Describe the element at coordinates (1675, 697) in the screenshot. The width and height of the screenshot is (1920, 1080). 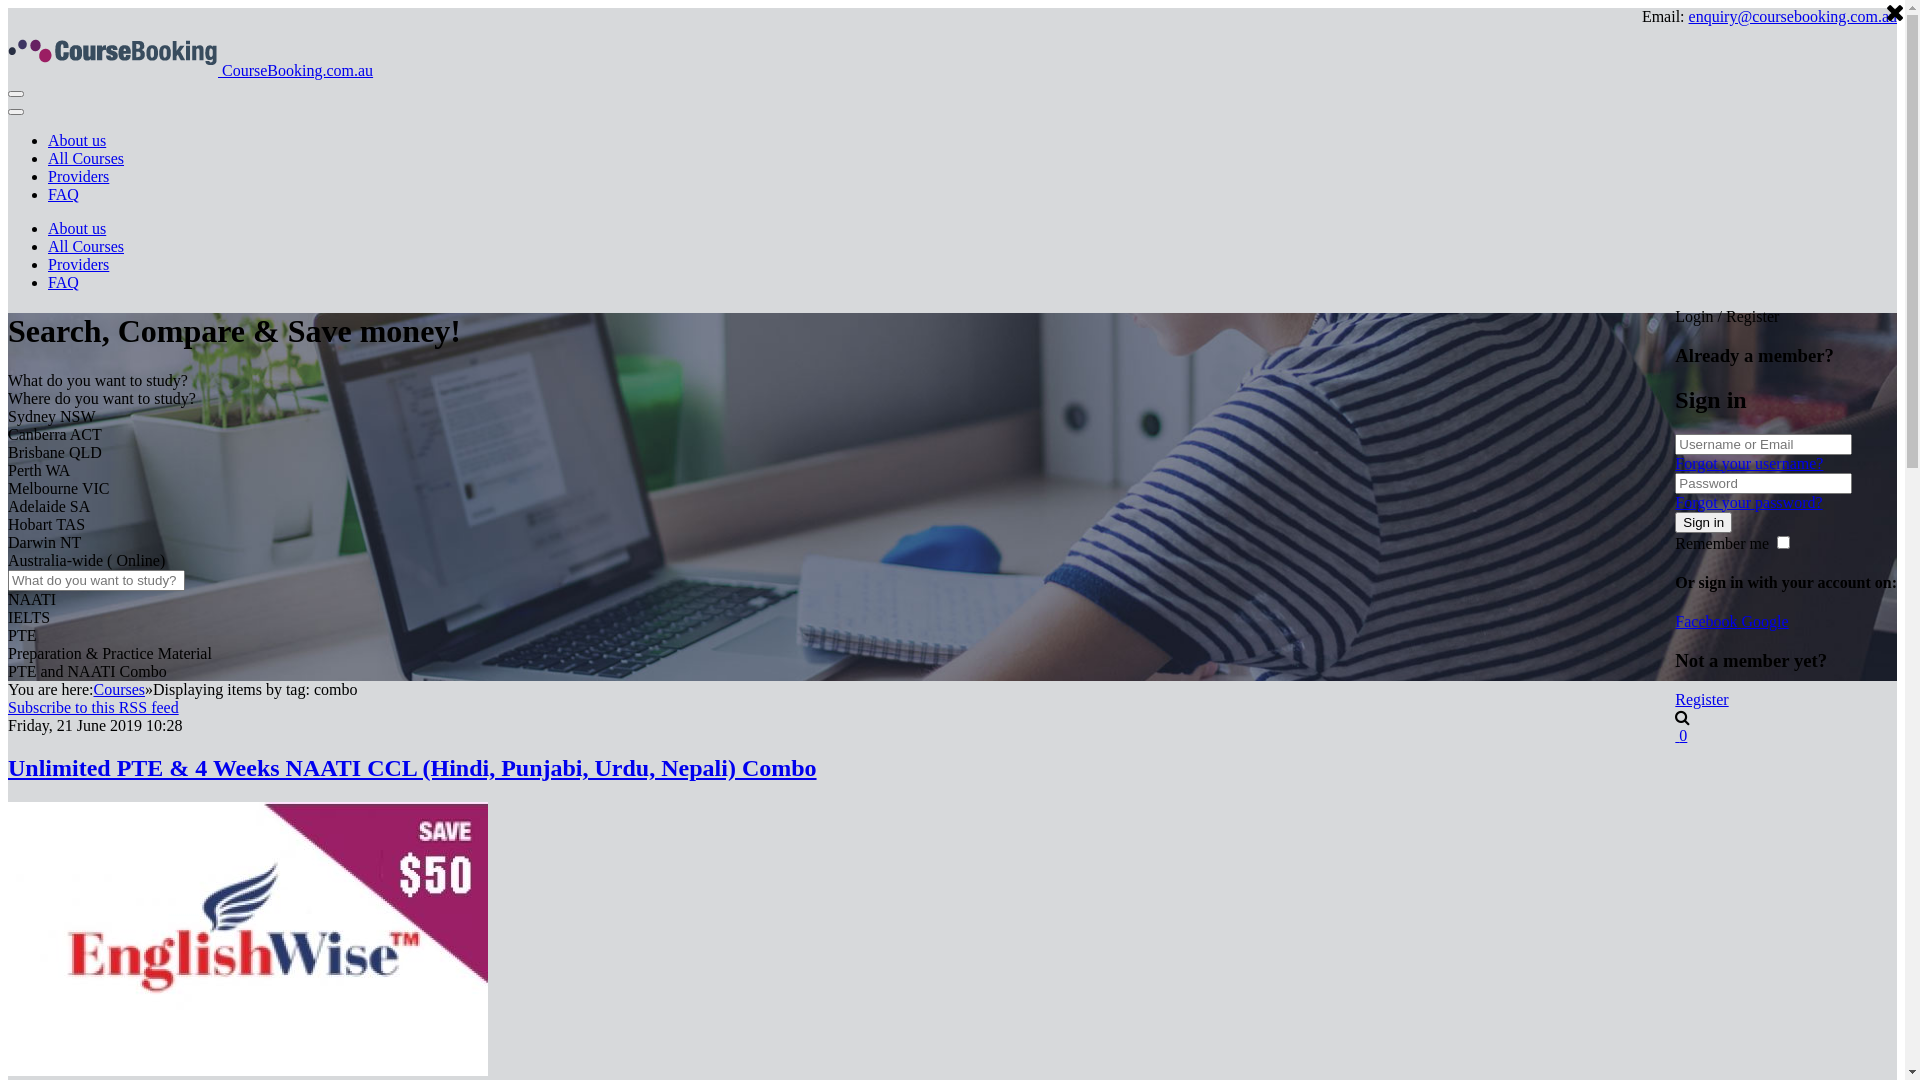
I see `'Register'` at that location.